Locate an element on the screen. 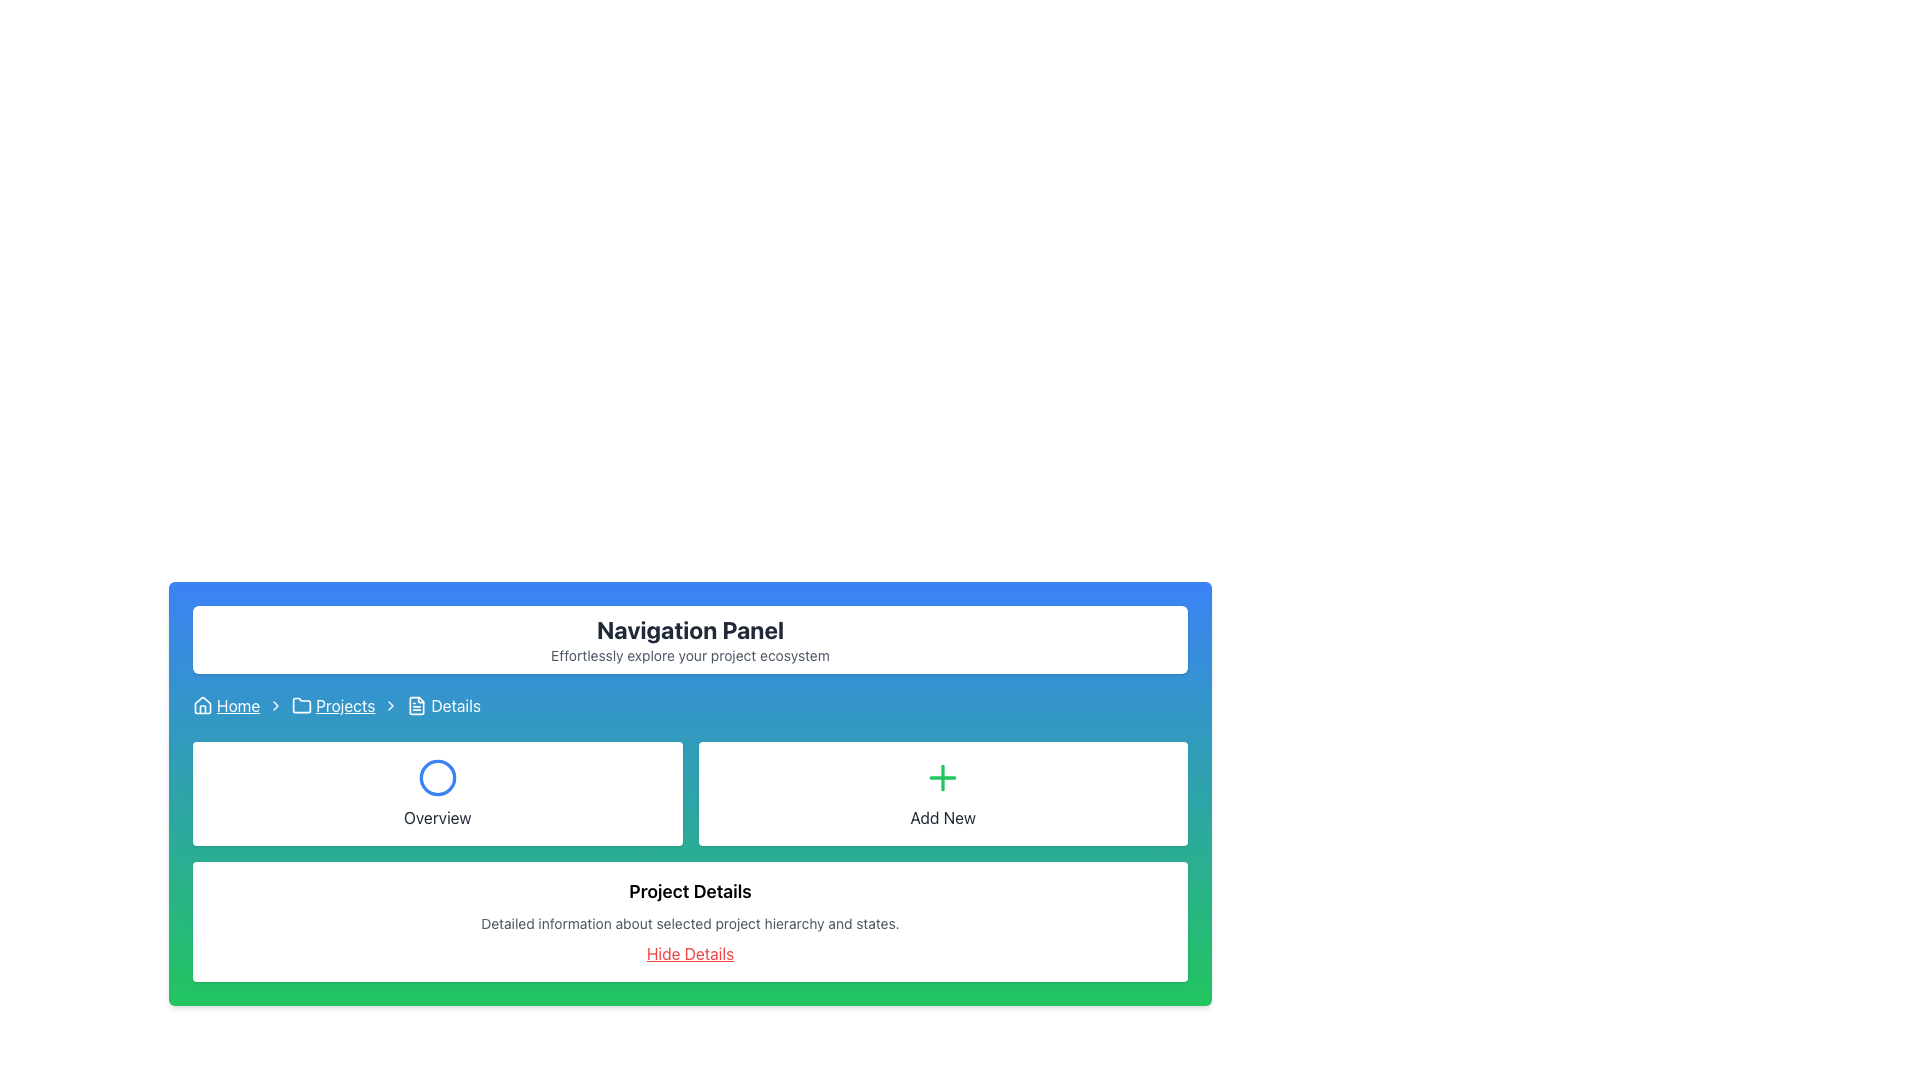 Image resolution: width=1920 pixels, height=1080 pixels. the 'Home' hyperlink in the breadcrumb navigation bar is located at coordinates (238, 704).